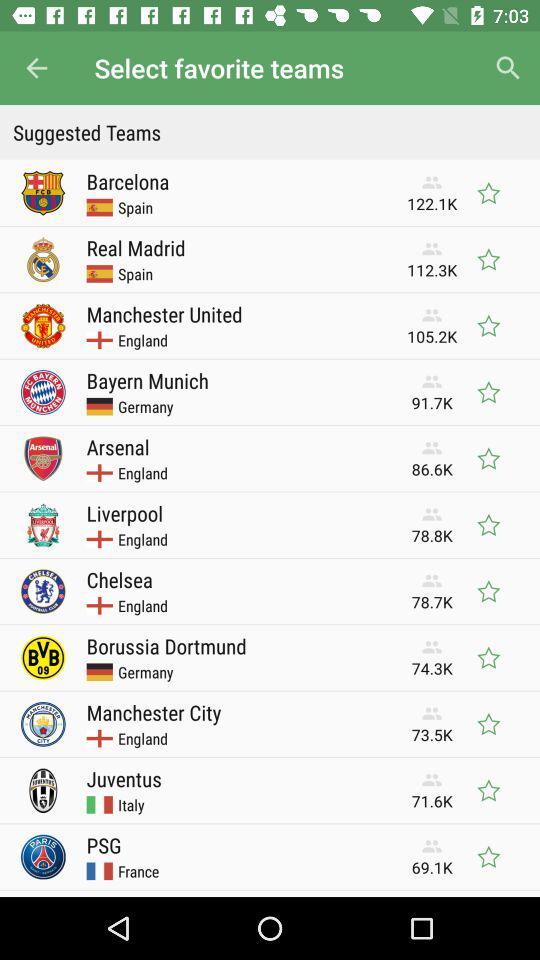 The width and height of the screenshot is (540, 960). What do you see at coordinates (128, 181) in the screenshot?
I see `the item to the left of 122.1k icon` at bounding box center [128, 181].